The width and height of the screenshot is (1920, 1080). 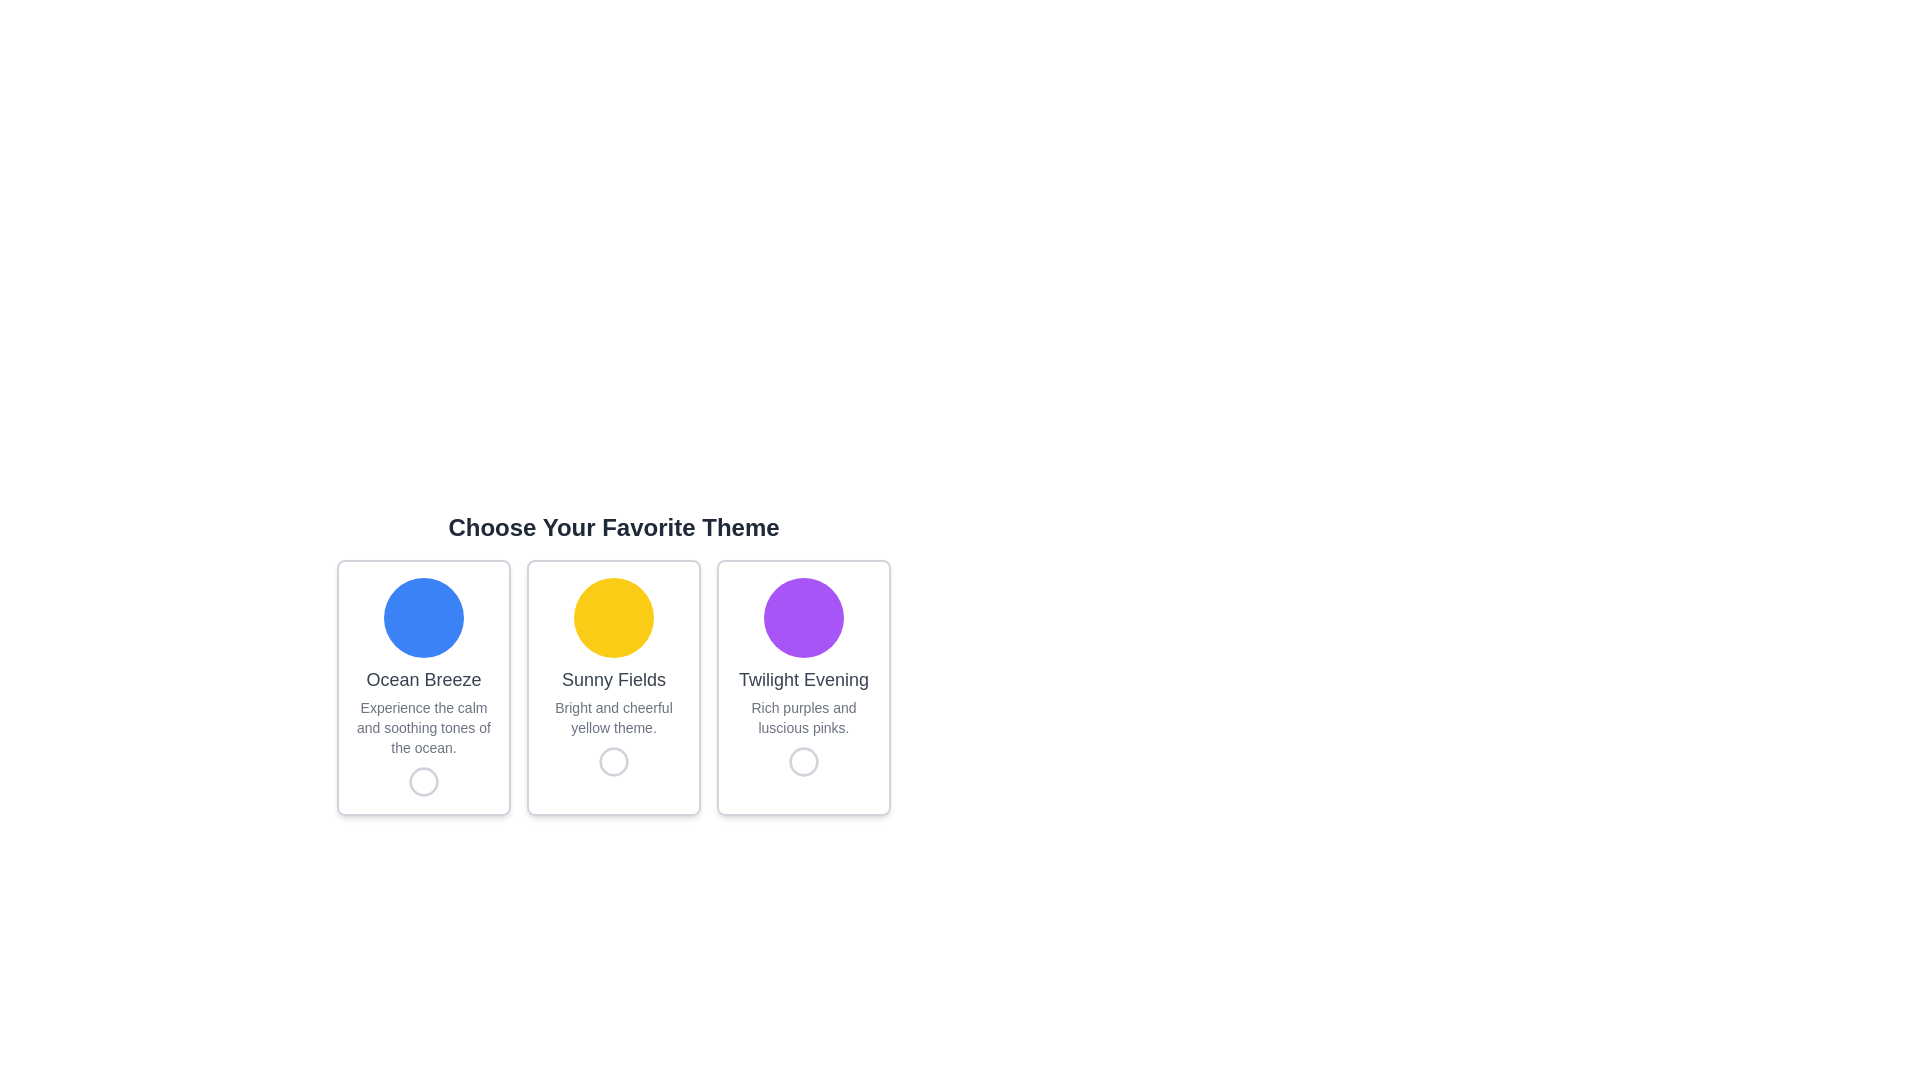 I want to click on the circular, yellow 'Sunny Fields' decorative UI component, which is centrally located above the textual description and labels, so click(x=613, y=616).